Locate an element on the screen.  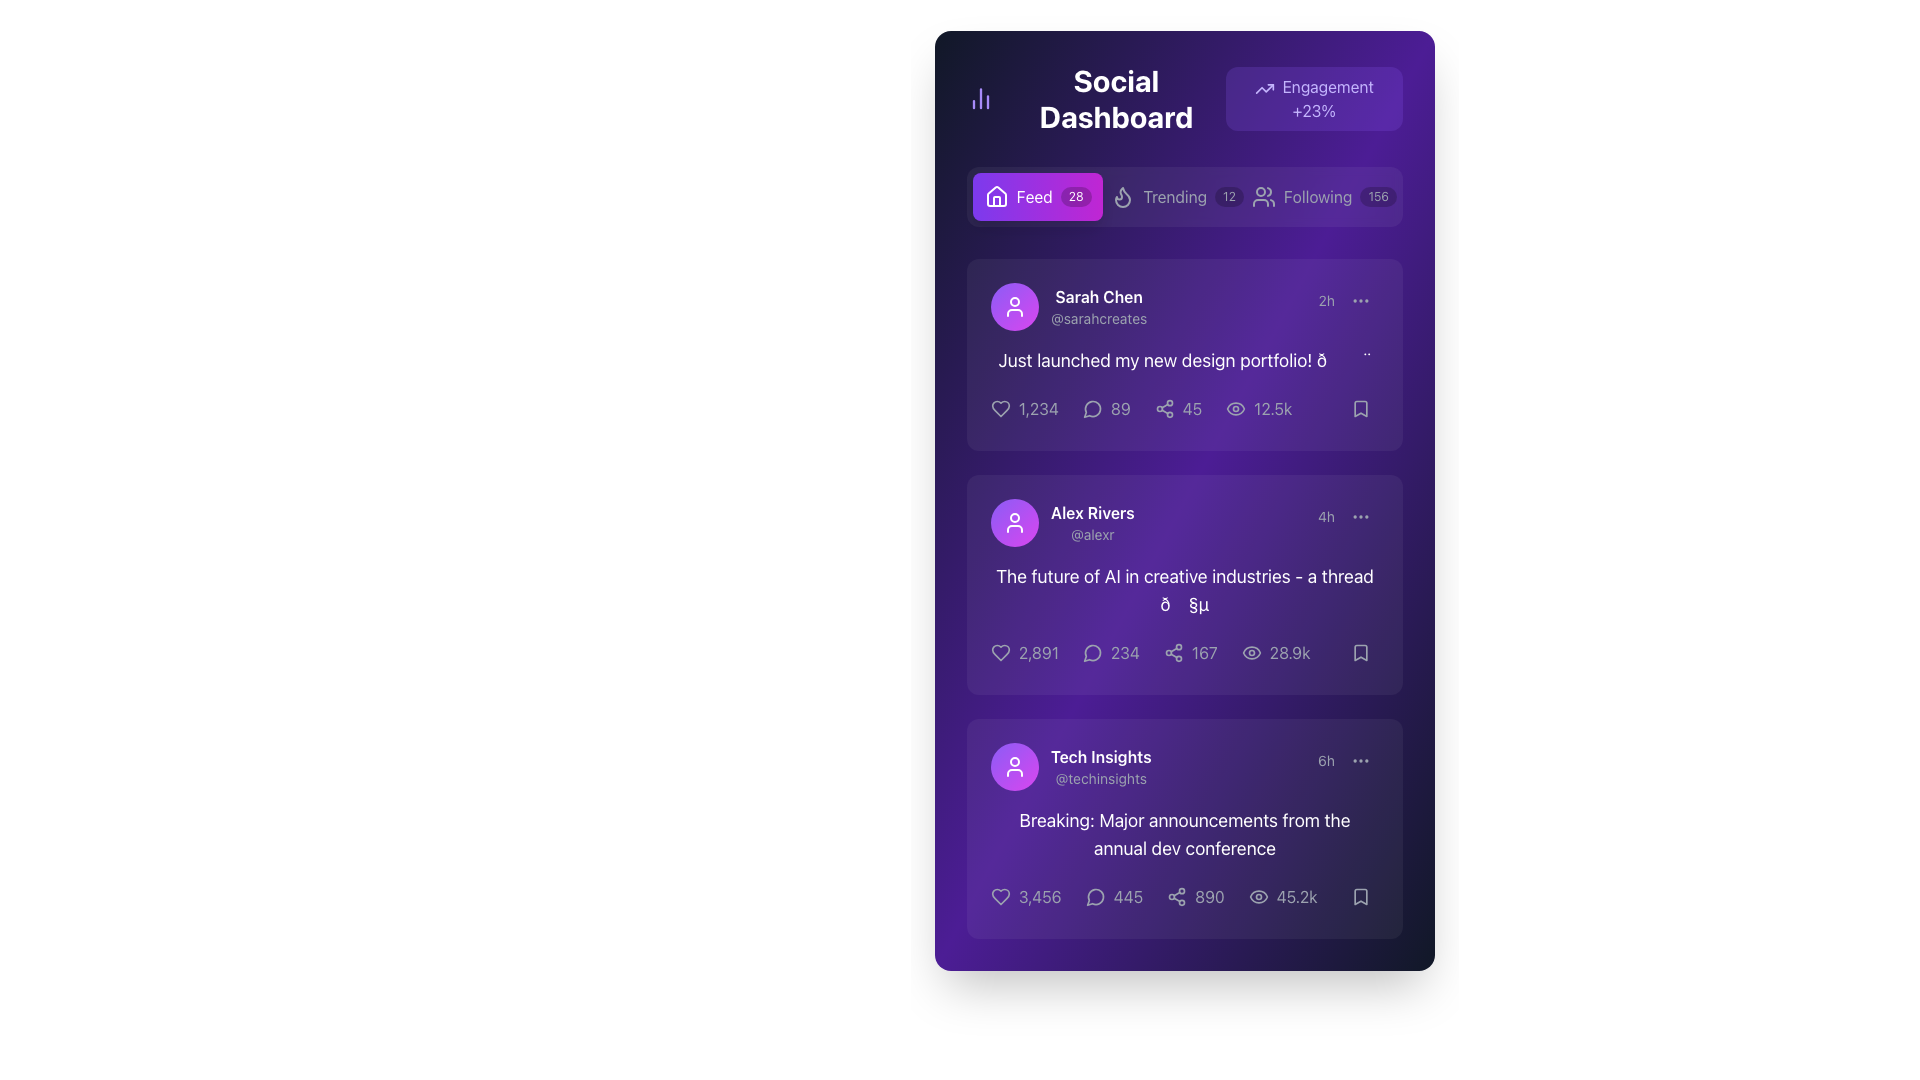
the chat or comment icon located at the center of the icon widget in the top left corner of the app's content area to initiate a comment is located at coordinates (1091, 408).